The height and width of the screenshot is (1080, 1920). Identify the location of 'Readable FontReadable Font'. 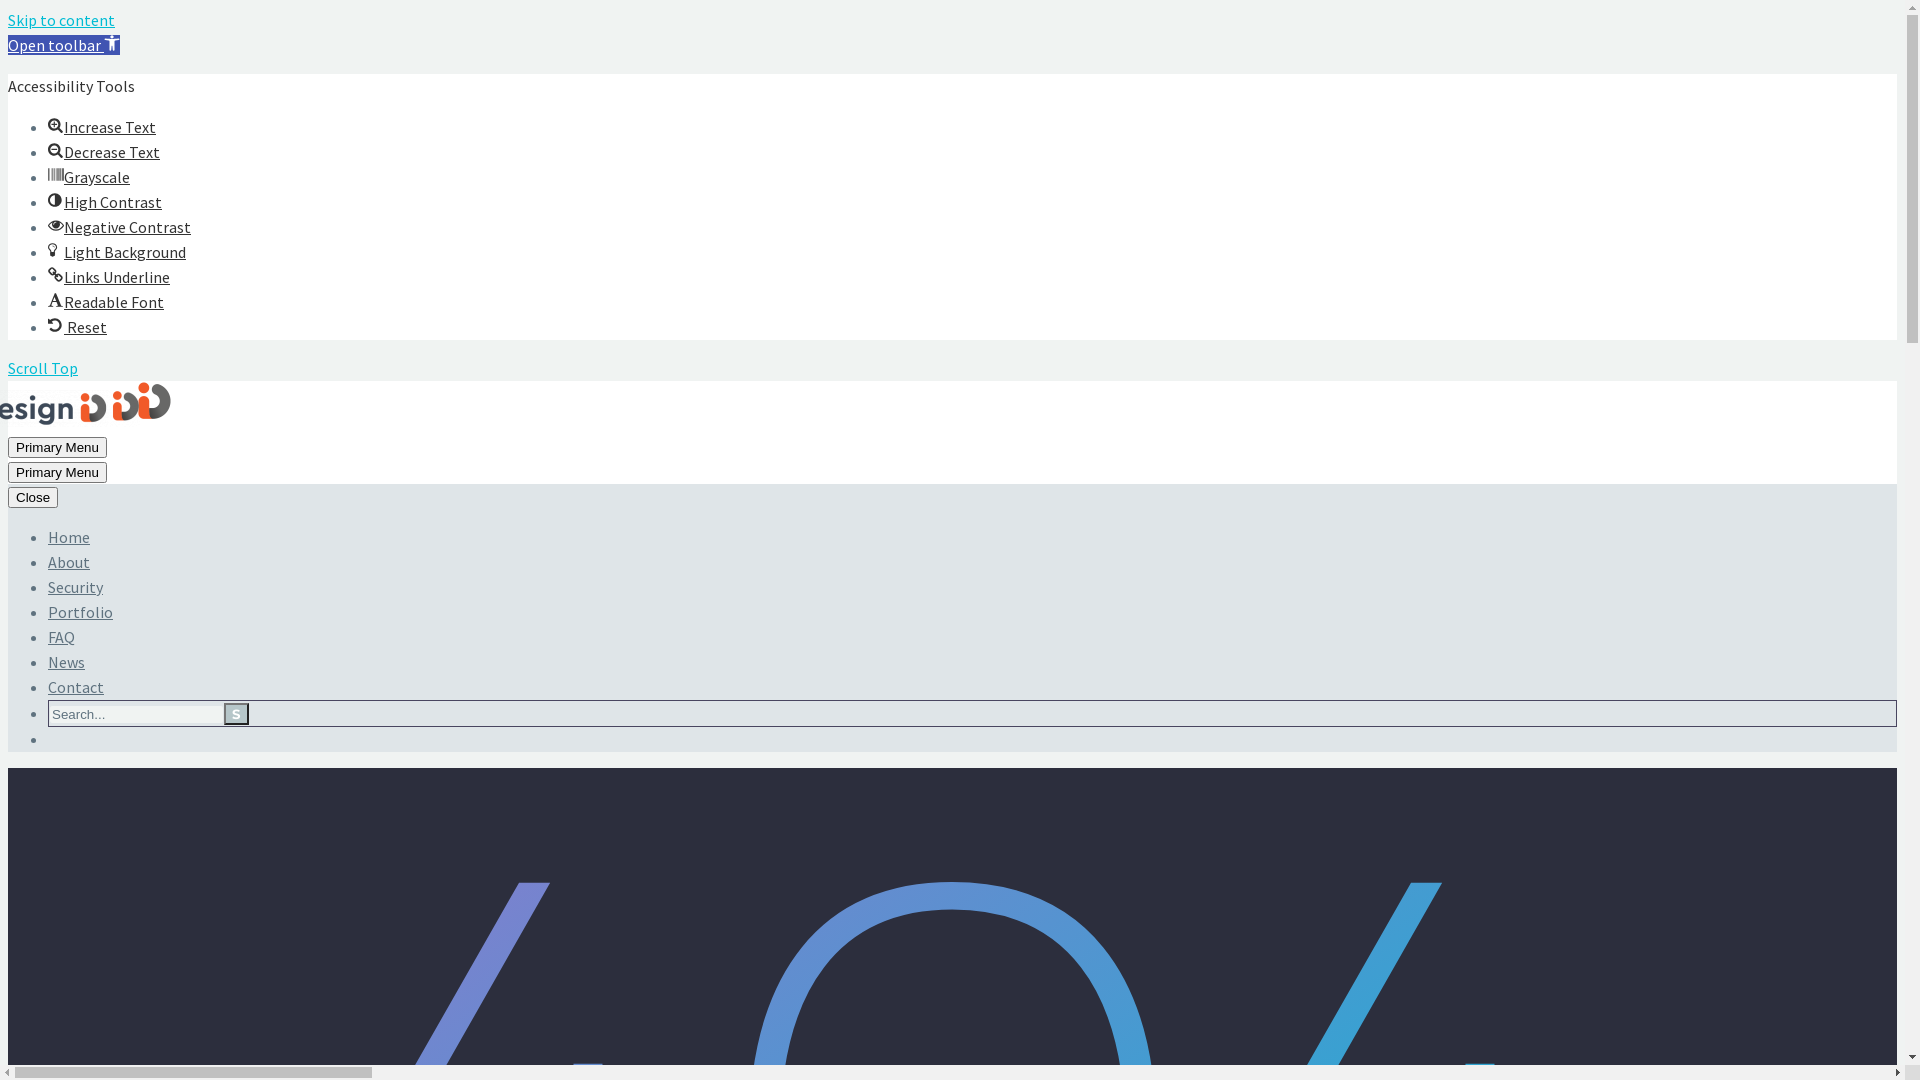
(104, 301).